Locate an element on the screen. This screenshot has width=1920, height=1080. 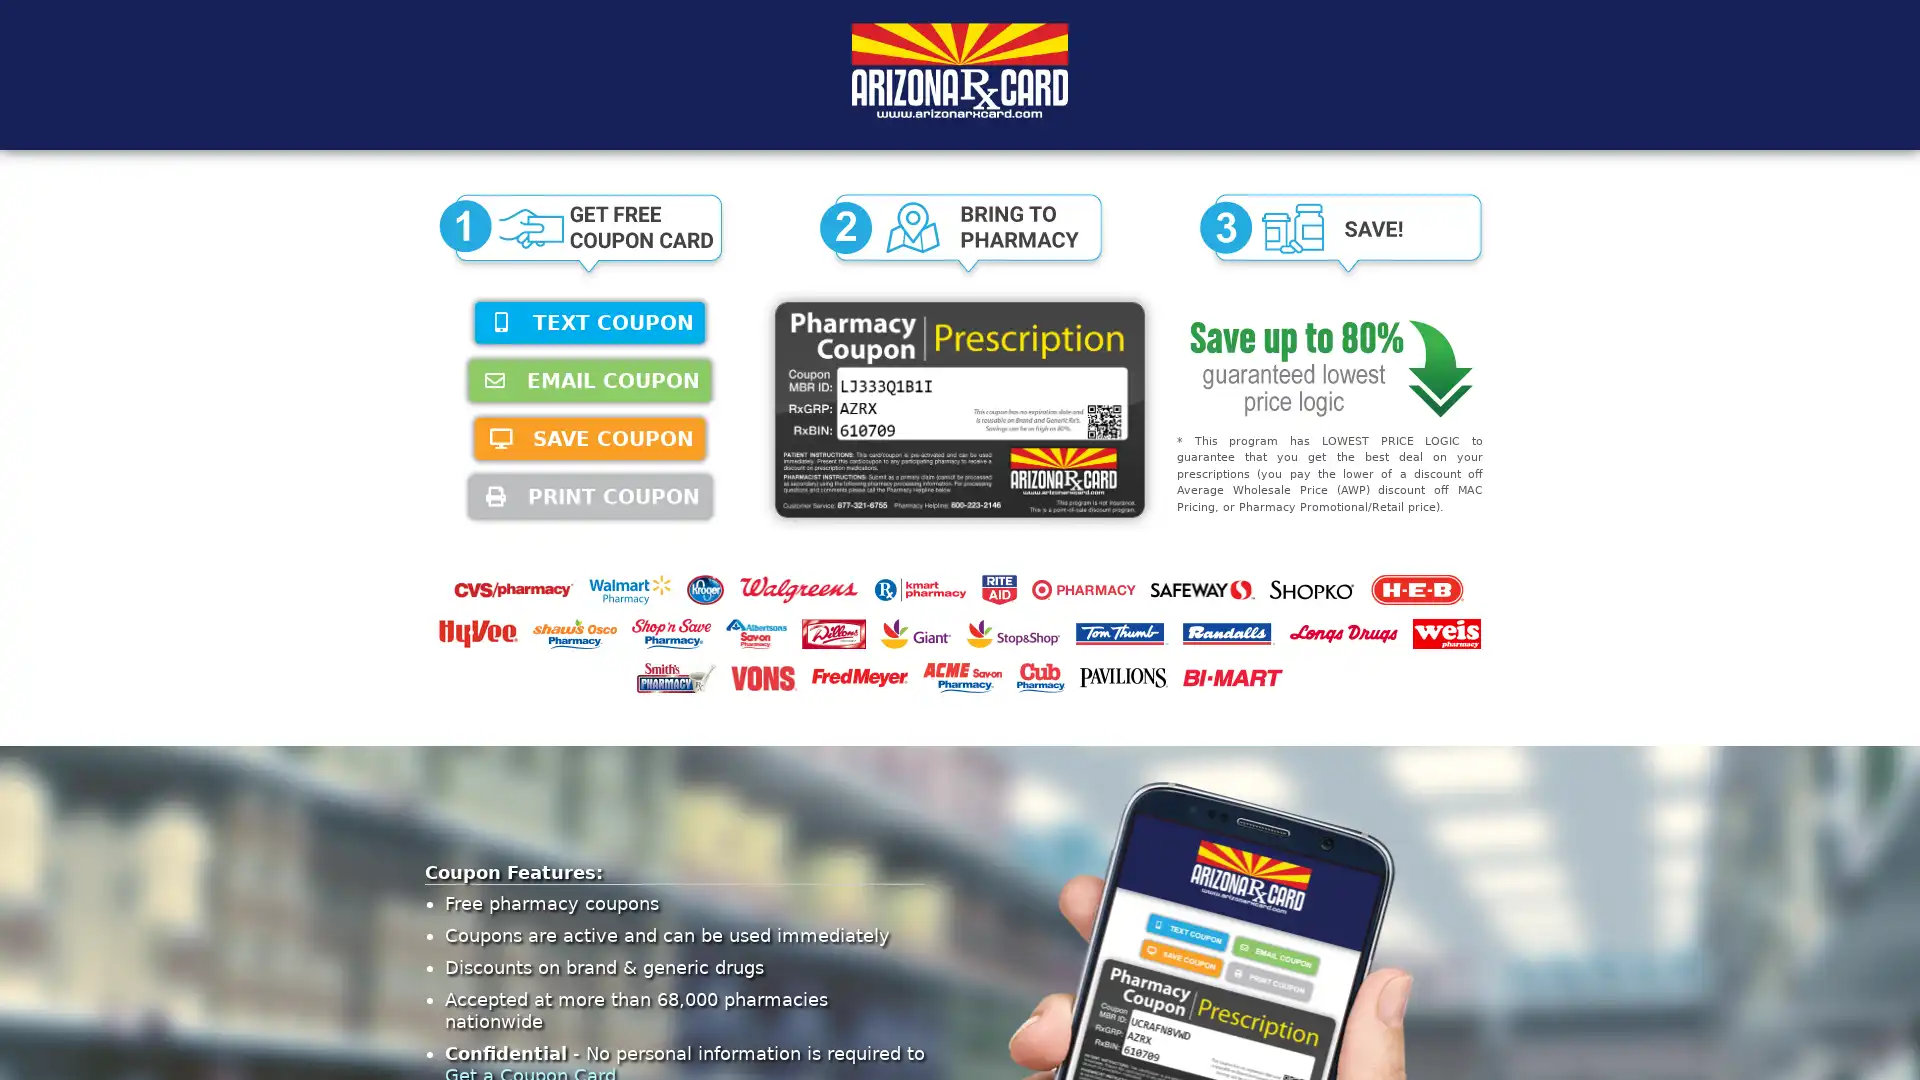
TEXT COUPON is located at coordinates (589, 322).